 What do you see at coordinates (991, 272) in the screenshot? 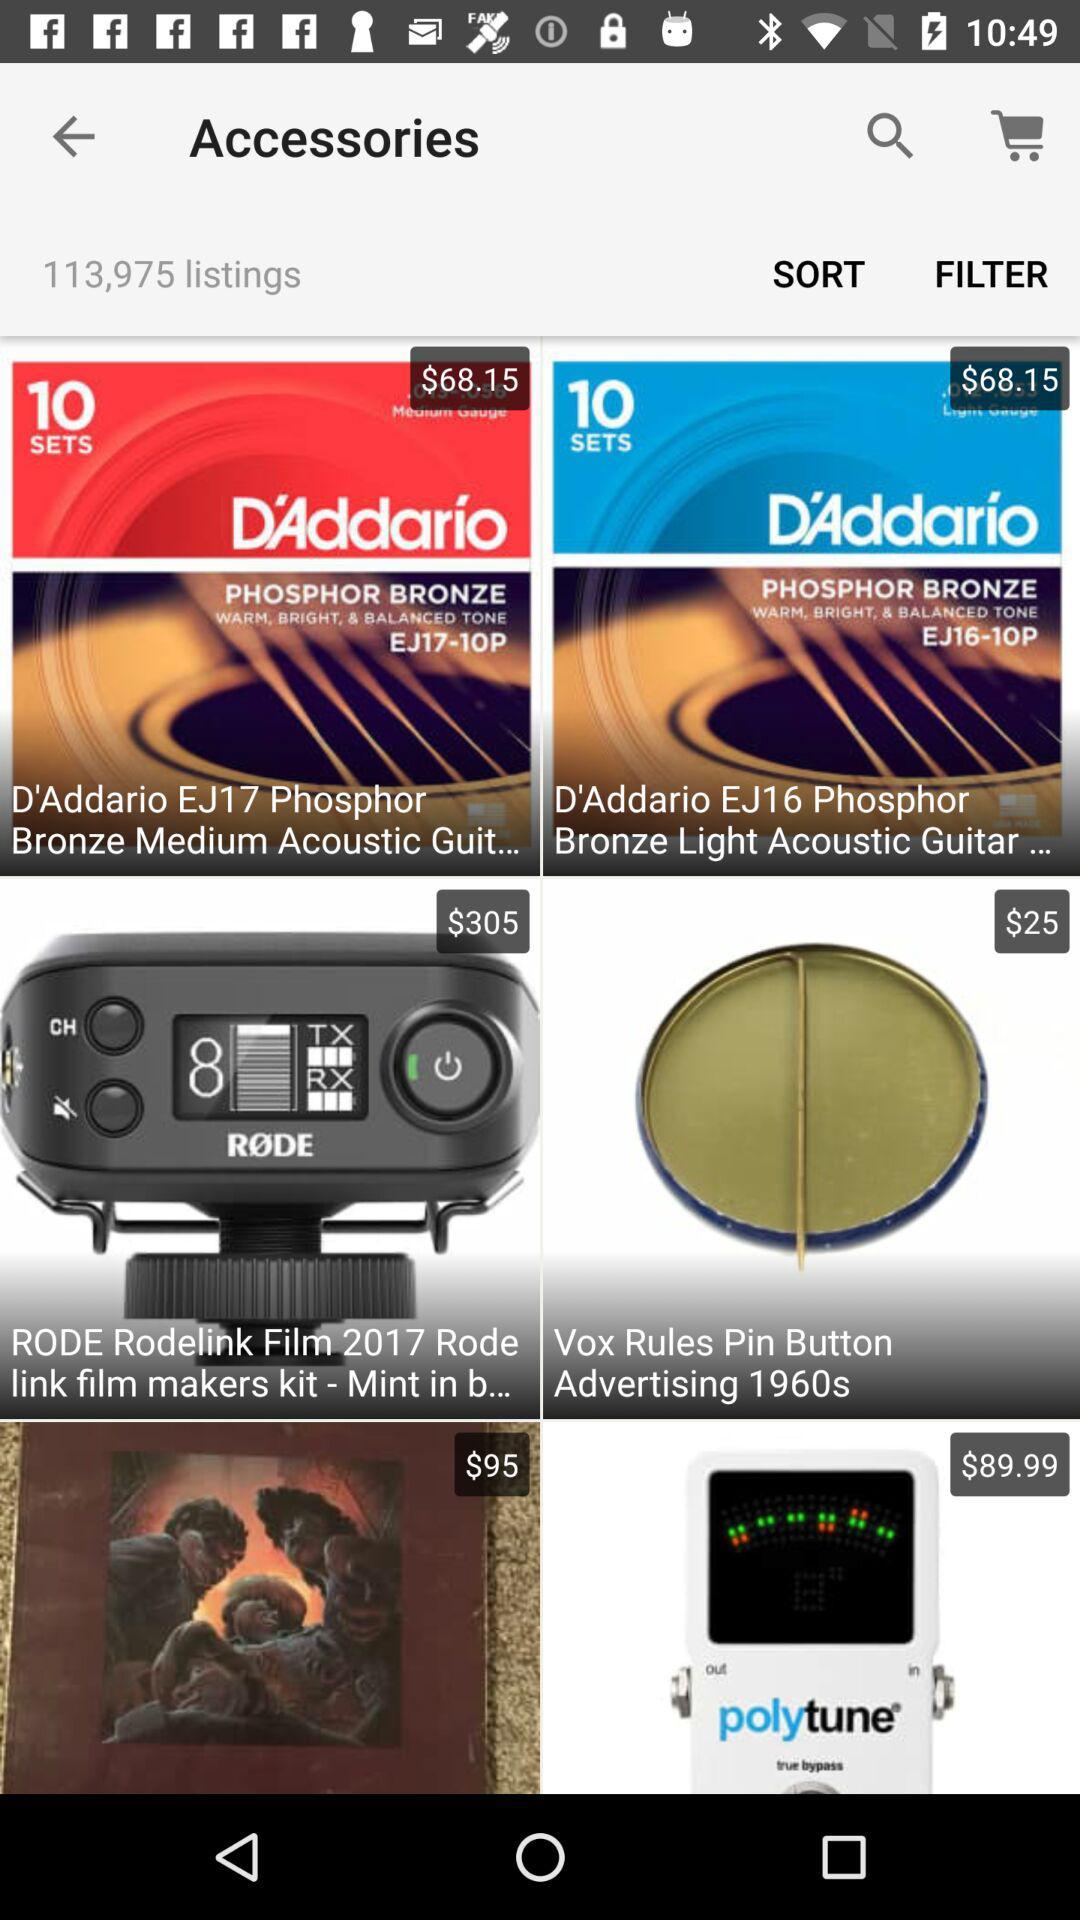
I see `item to the right of the sort item` at bounding box center [991, 272].